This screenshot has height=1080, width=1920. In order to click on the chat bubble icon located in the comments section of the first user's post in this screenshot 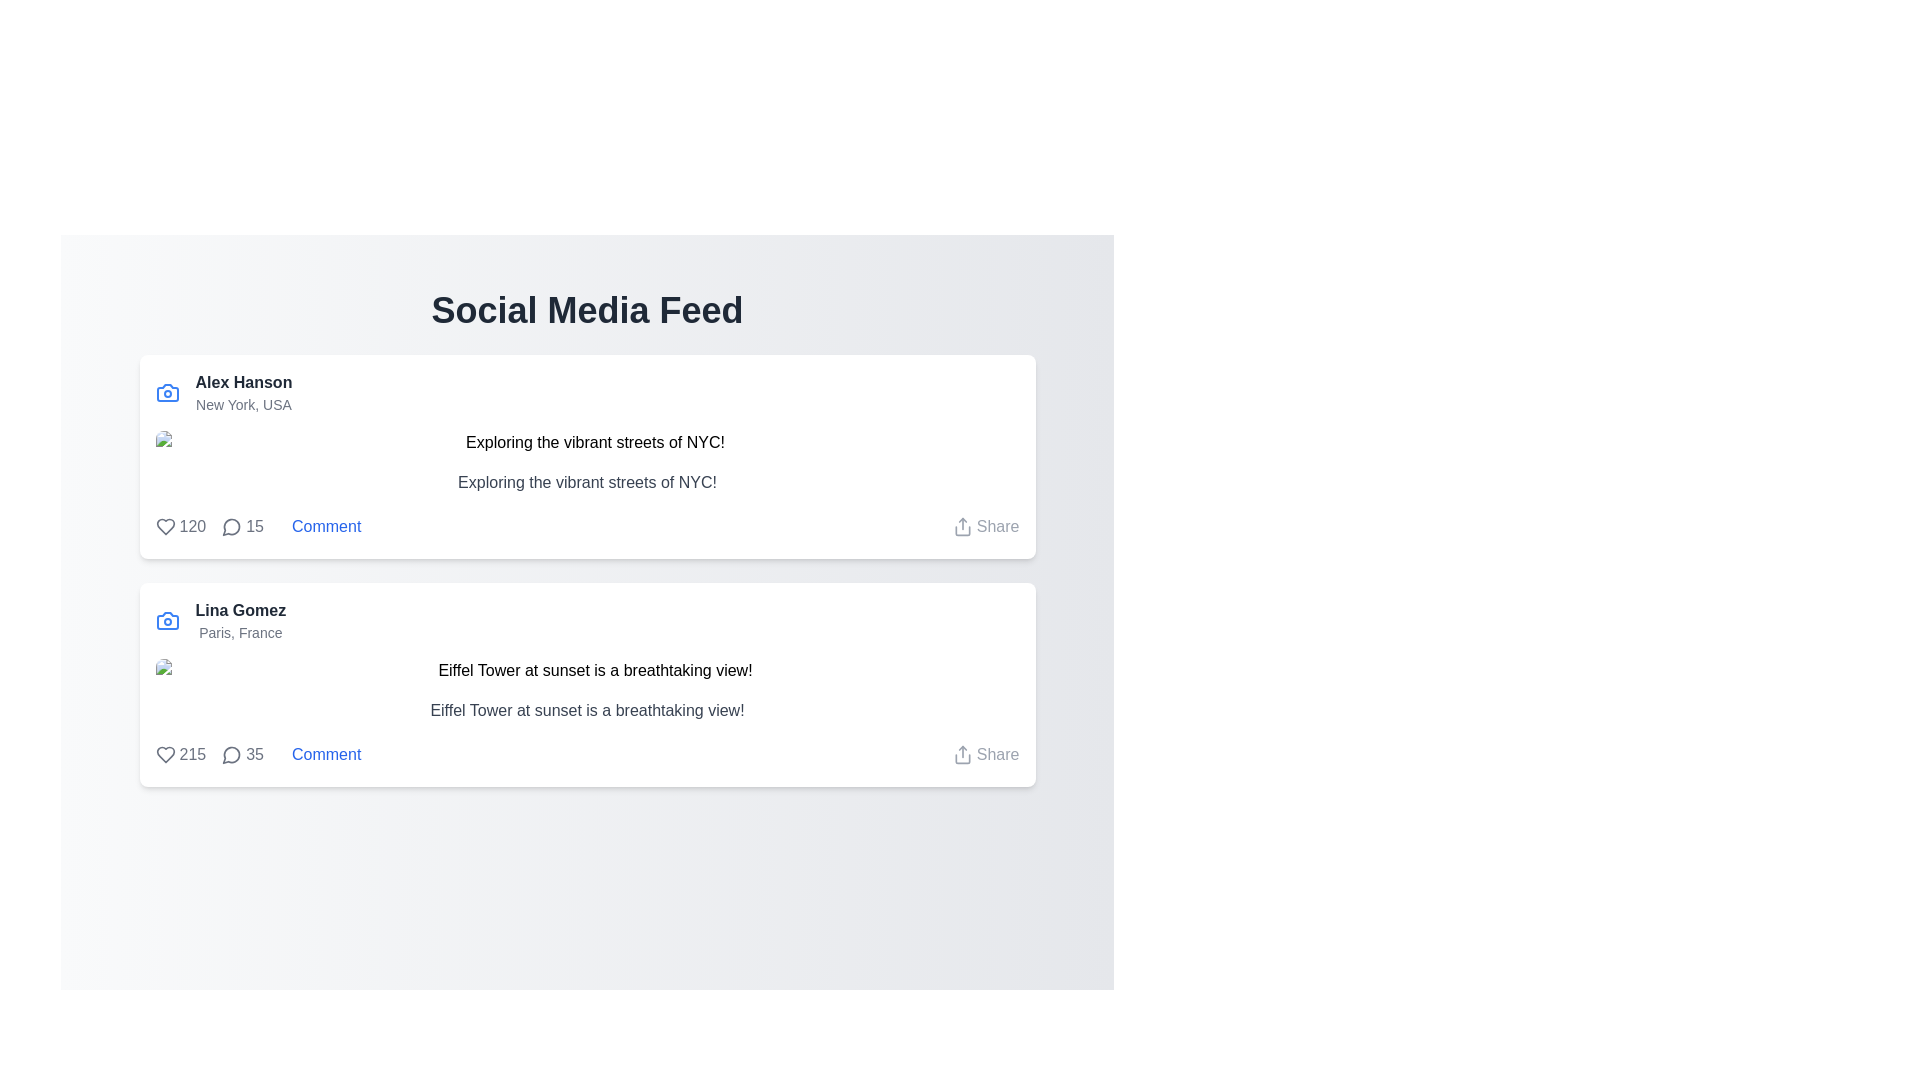, I will do `click(231, 526)`.